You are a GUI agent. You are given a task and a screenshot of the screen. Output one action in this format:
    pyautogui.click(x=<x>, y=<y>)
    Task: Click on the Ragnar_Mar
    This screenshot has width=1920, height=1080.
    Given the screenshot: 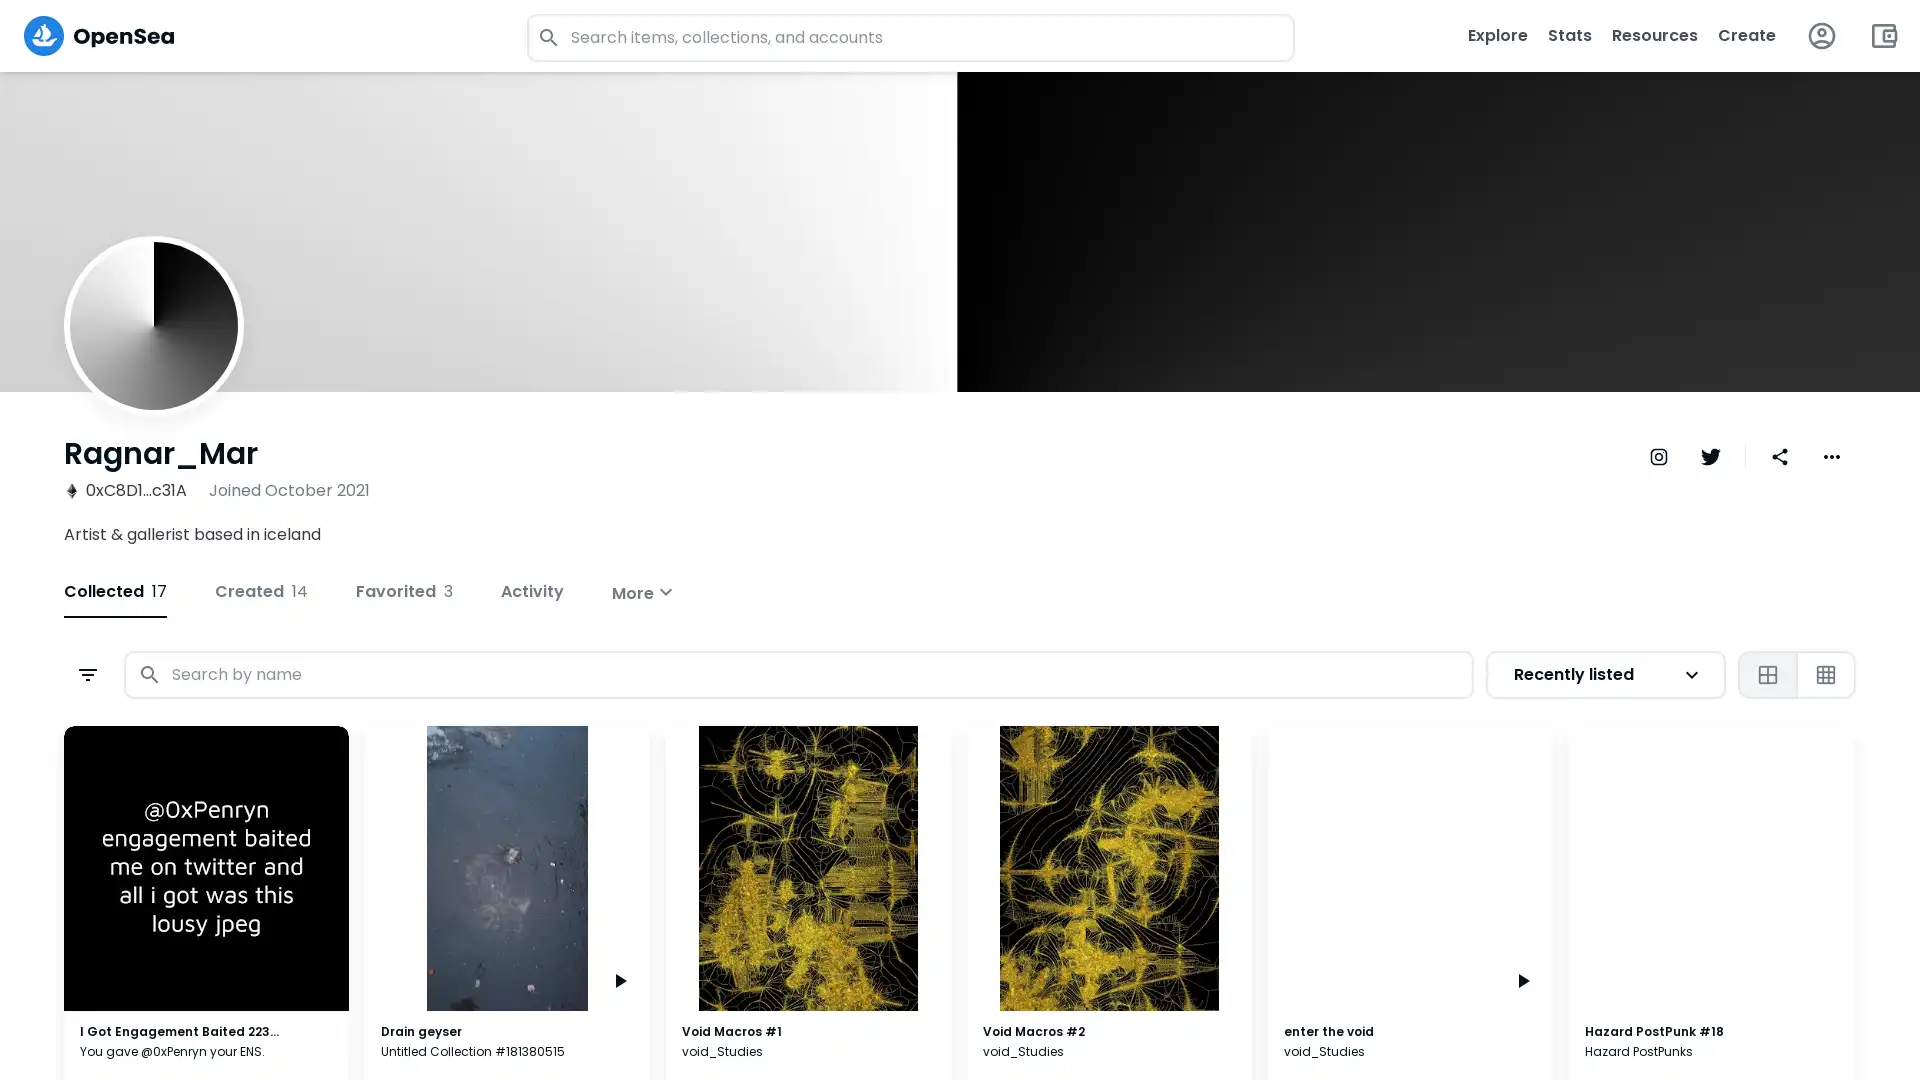 What is the action you would take?
    pyautogui.click(x=152, y=325)
    